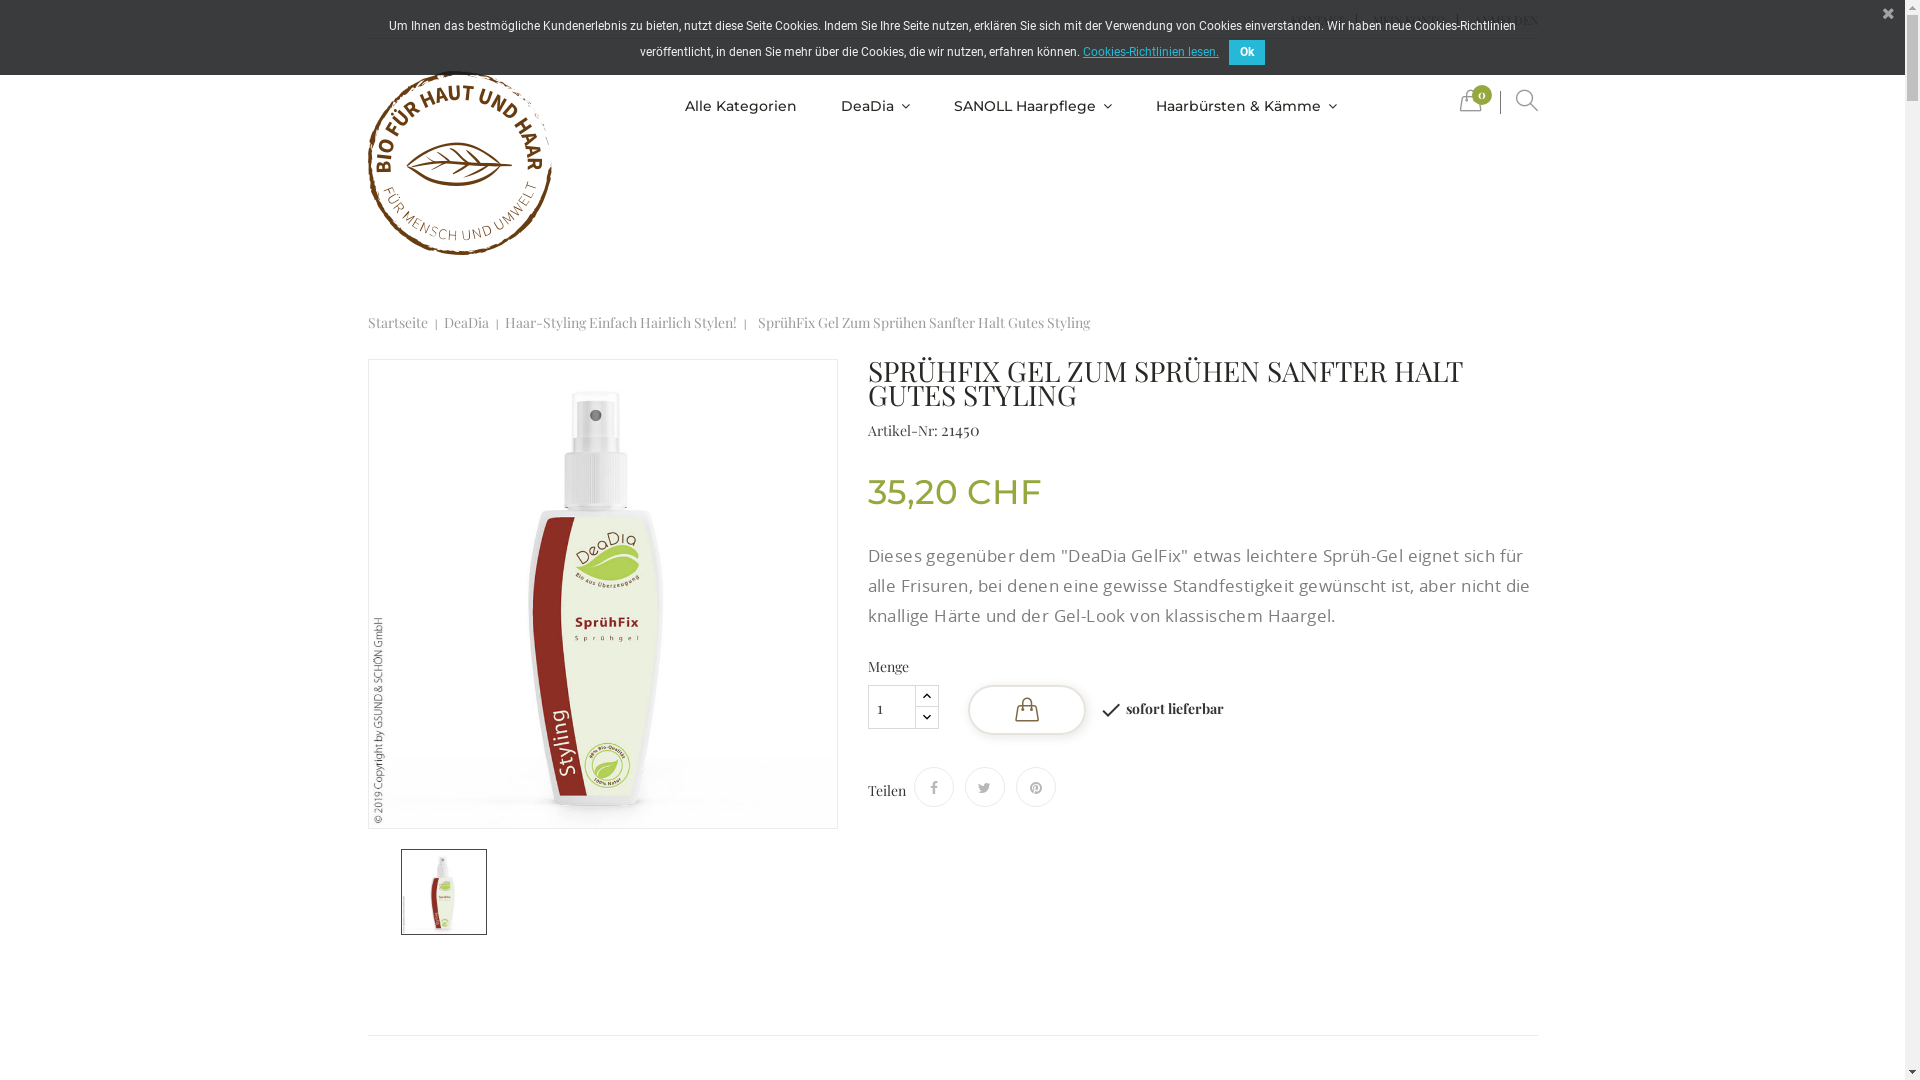 The width and height of the screenshot is (1920, 1080). Describe the element at coordinates (1151, 49) in the screenshot. I see `'Cookies-Richtlinien lesen.'` at that location.